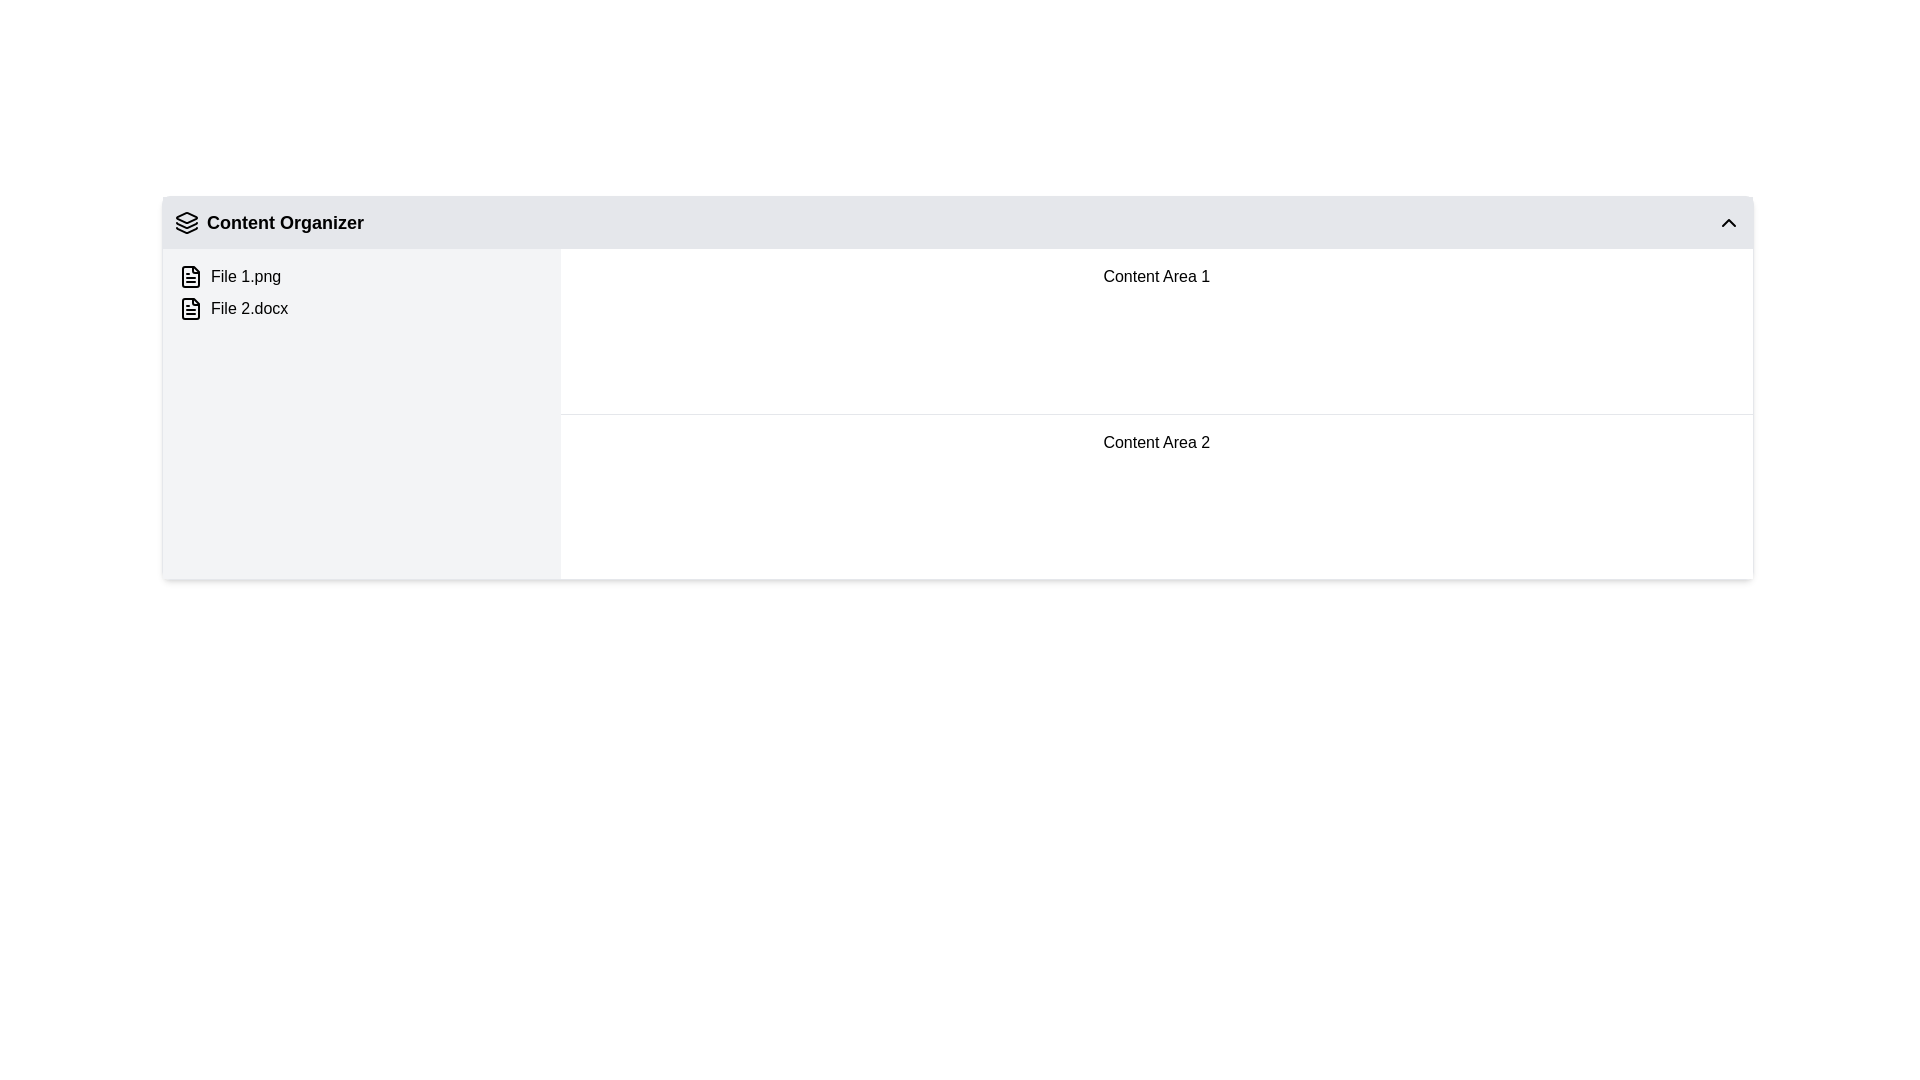  Describe the element at coordinates (187, 223) in the screenshot. I see `the icon located on the left-hand side of the 'Content Organizer' title for visual reference` at that location.